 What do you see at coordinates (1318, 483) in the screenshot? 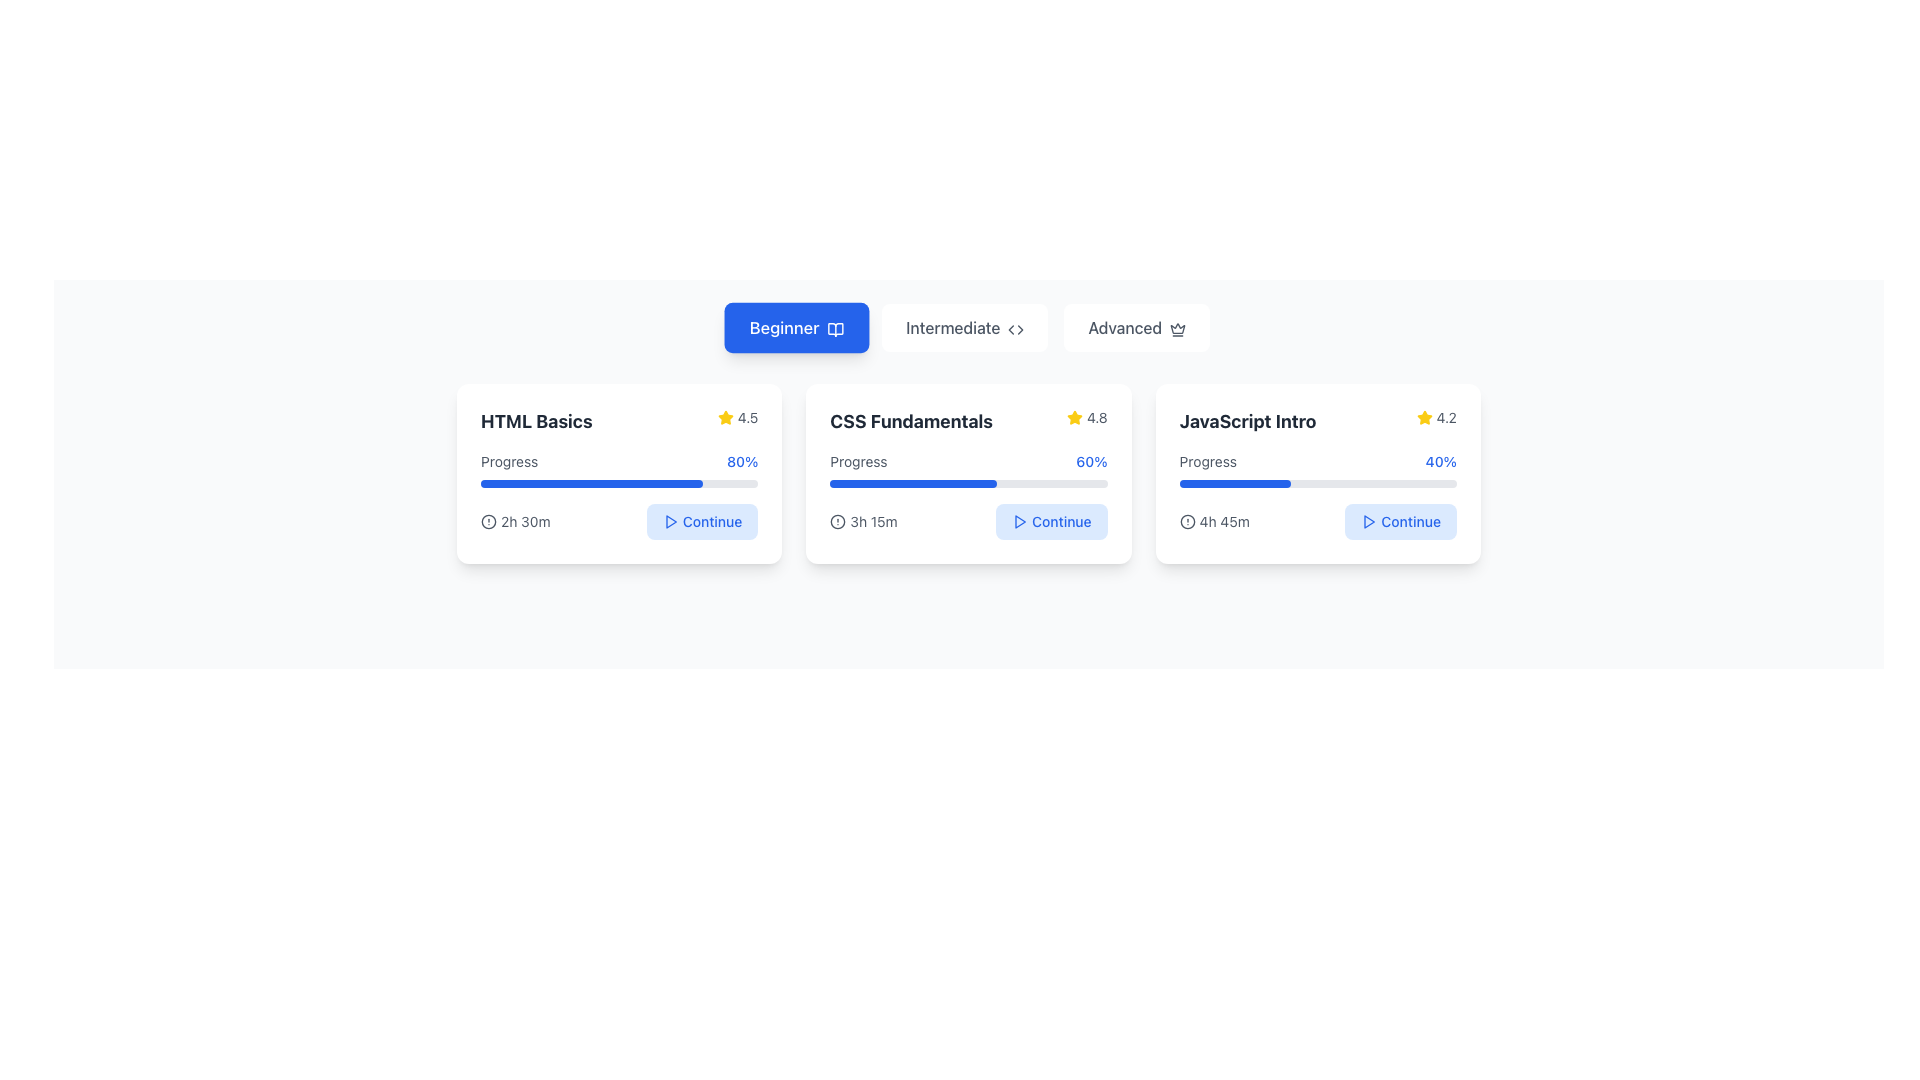
I see `the horizontal progress bar located in the 'JavaScript Intro' section, beneath the text 'Progress' and next to '40%' percentage text` at bounding box center [1318, 483].